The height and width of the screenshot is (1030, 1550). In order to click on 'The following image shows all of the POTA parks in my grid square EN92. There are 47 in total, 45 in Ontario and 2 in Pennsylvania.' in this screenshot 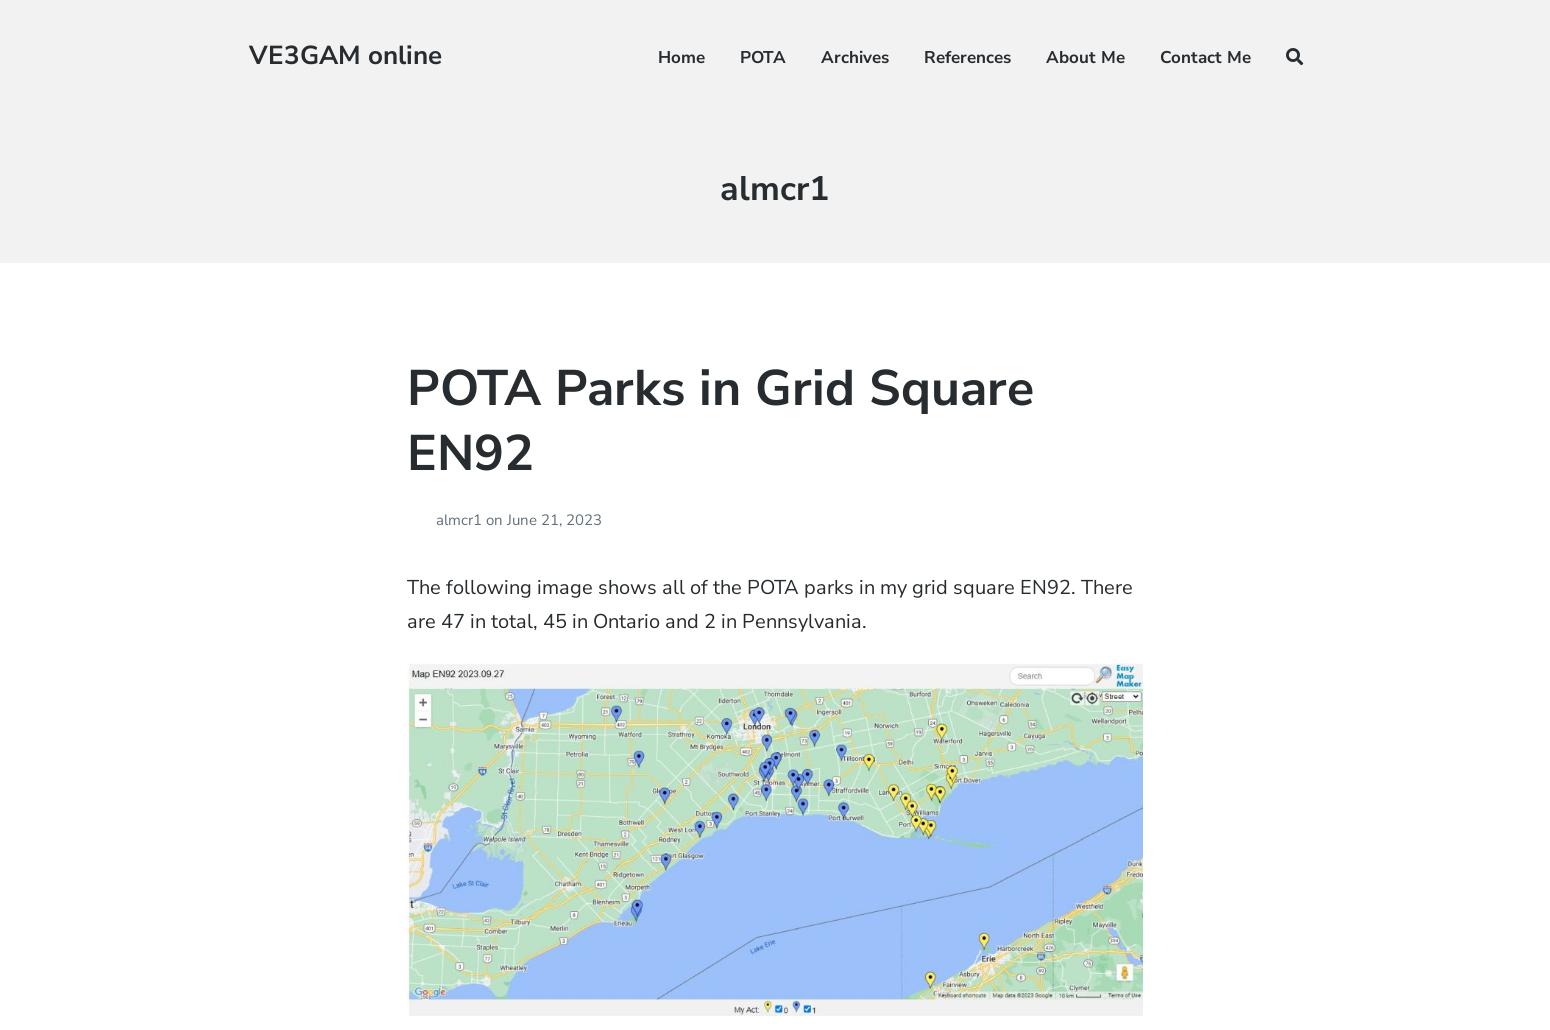, I will do `click(768, 602)`.